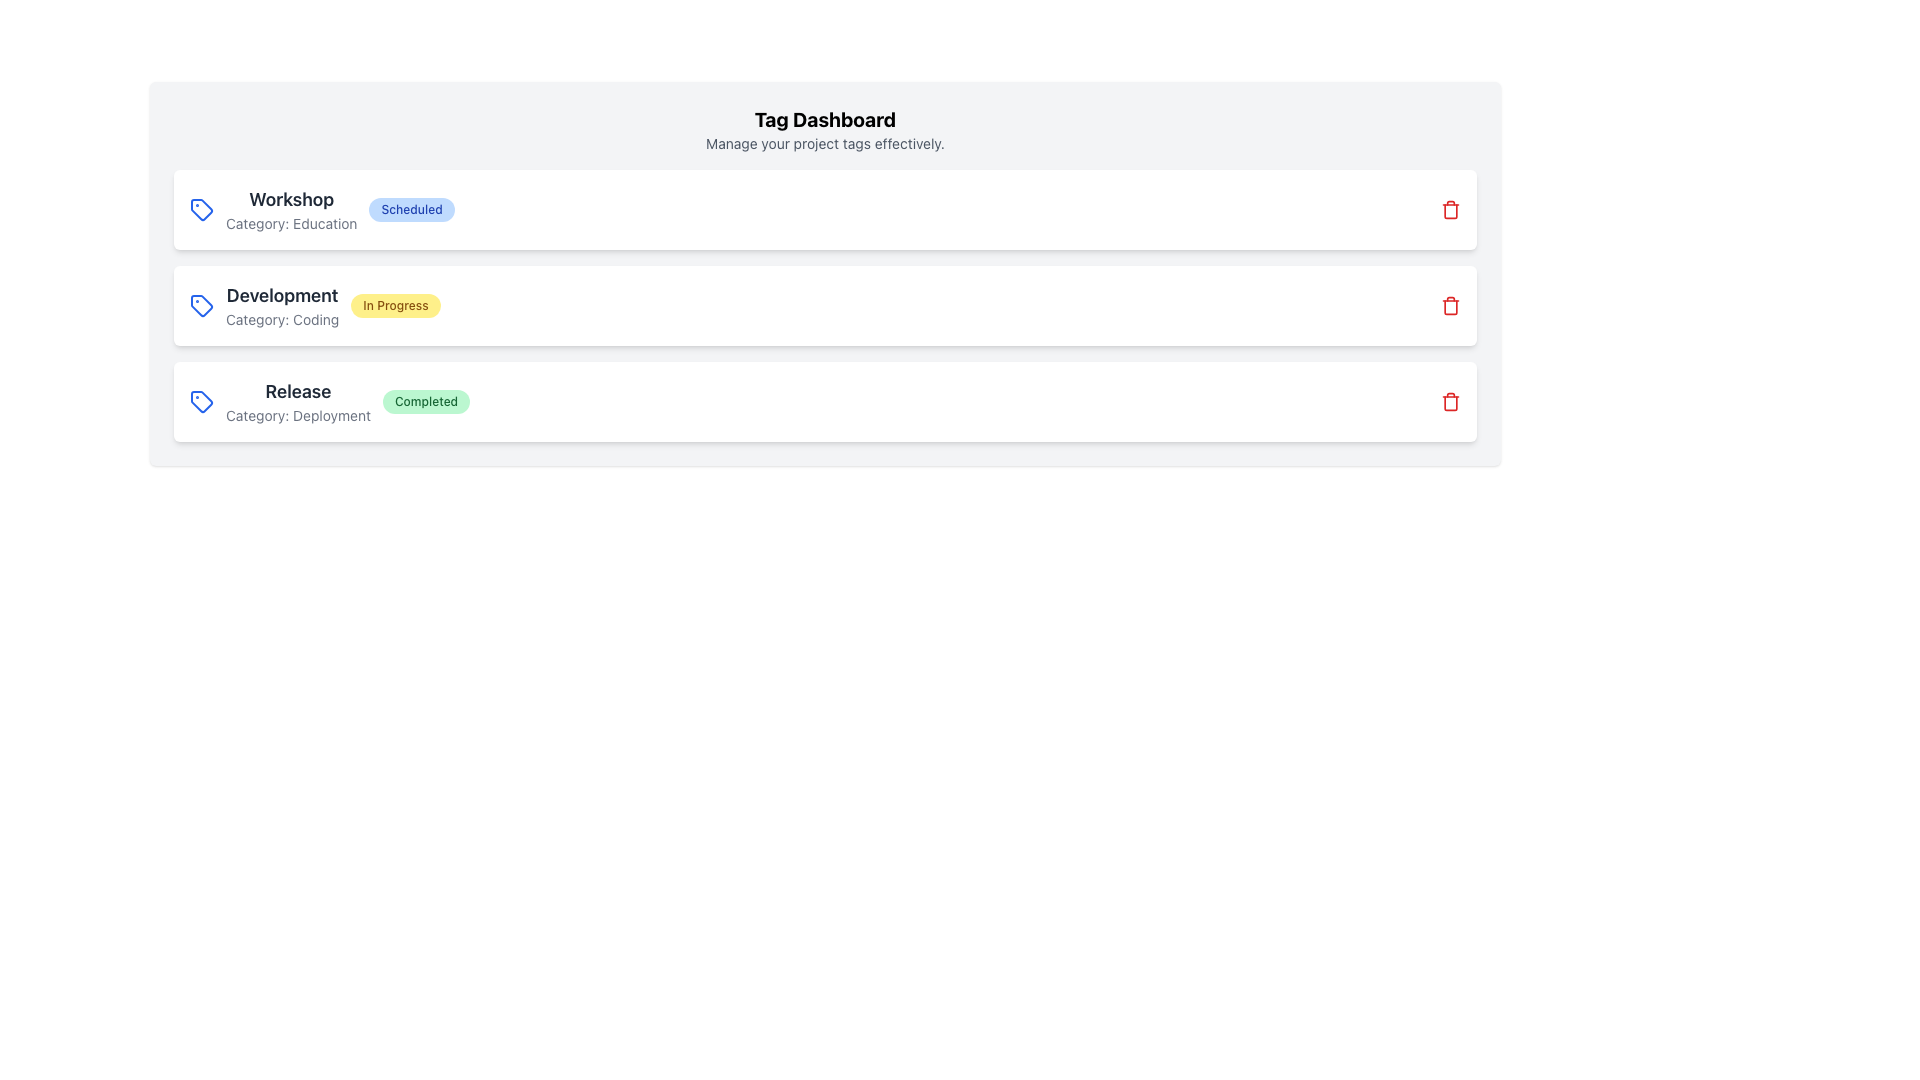 This screenshot has height=1080, width=1920. What do you see at coordinates (201, 401) in the screenshot?
I see `the blue tag icon in the 'Release' section, located before the text 'Release: Category Deployment'` at bounding box center [201, 401].